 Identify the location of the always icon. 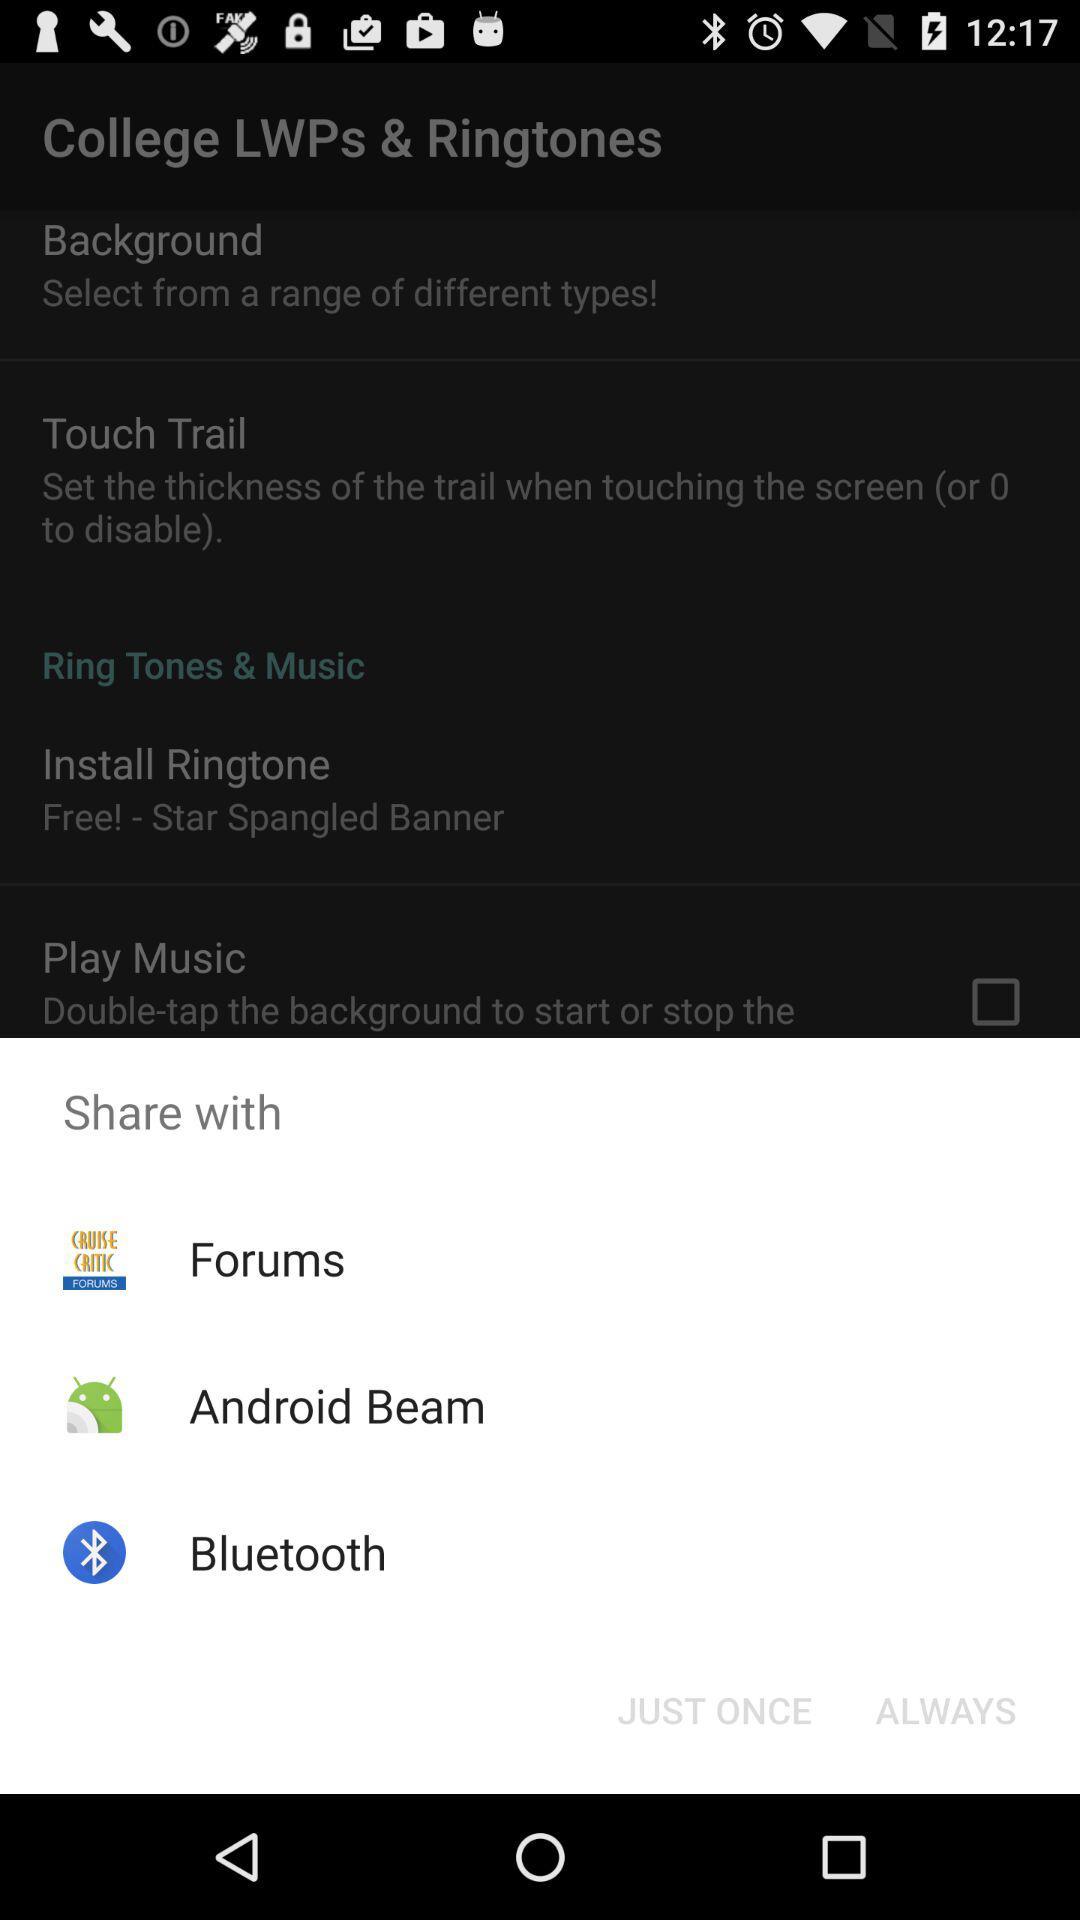
(945, 1708).